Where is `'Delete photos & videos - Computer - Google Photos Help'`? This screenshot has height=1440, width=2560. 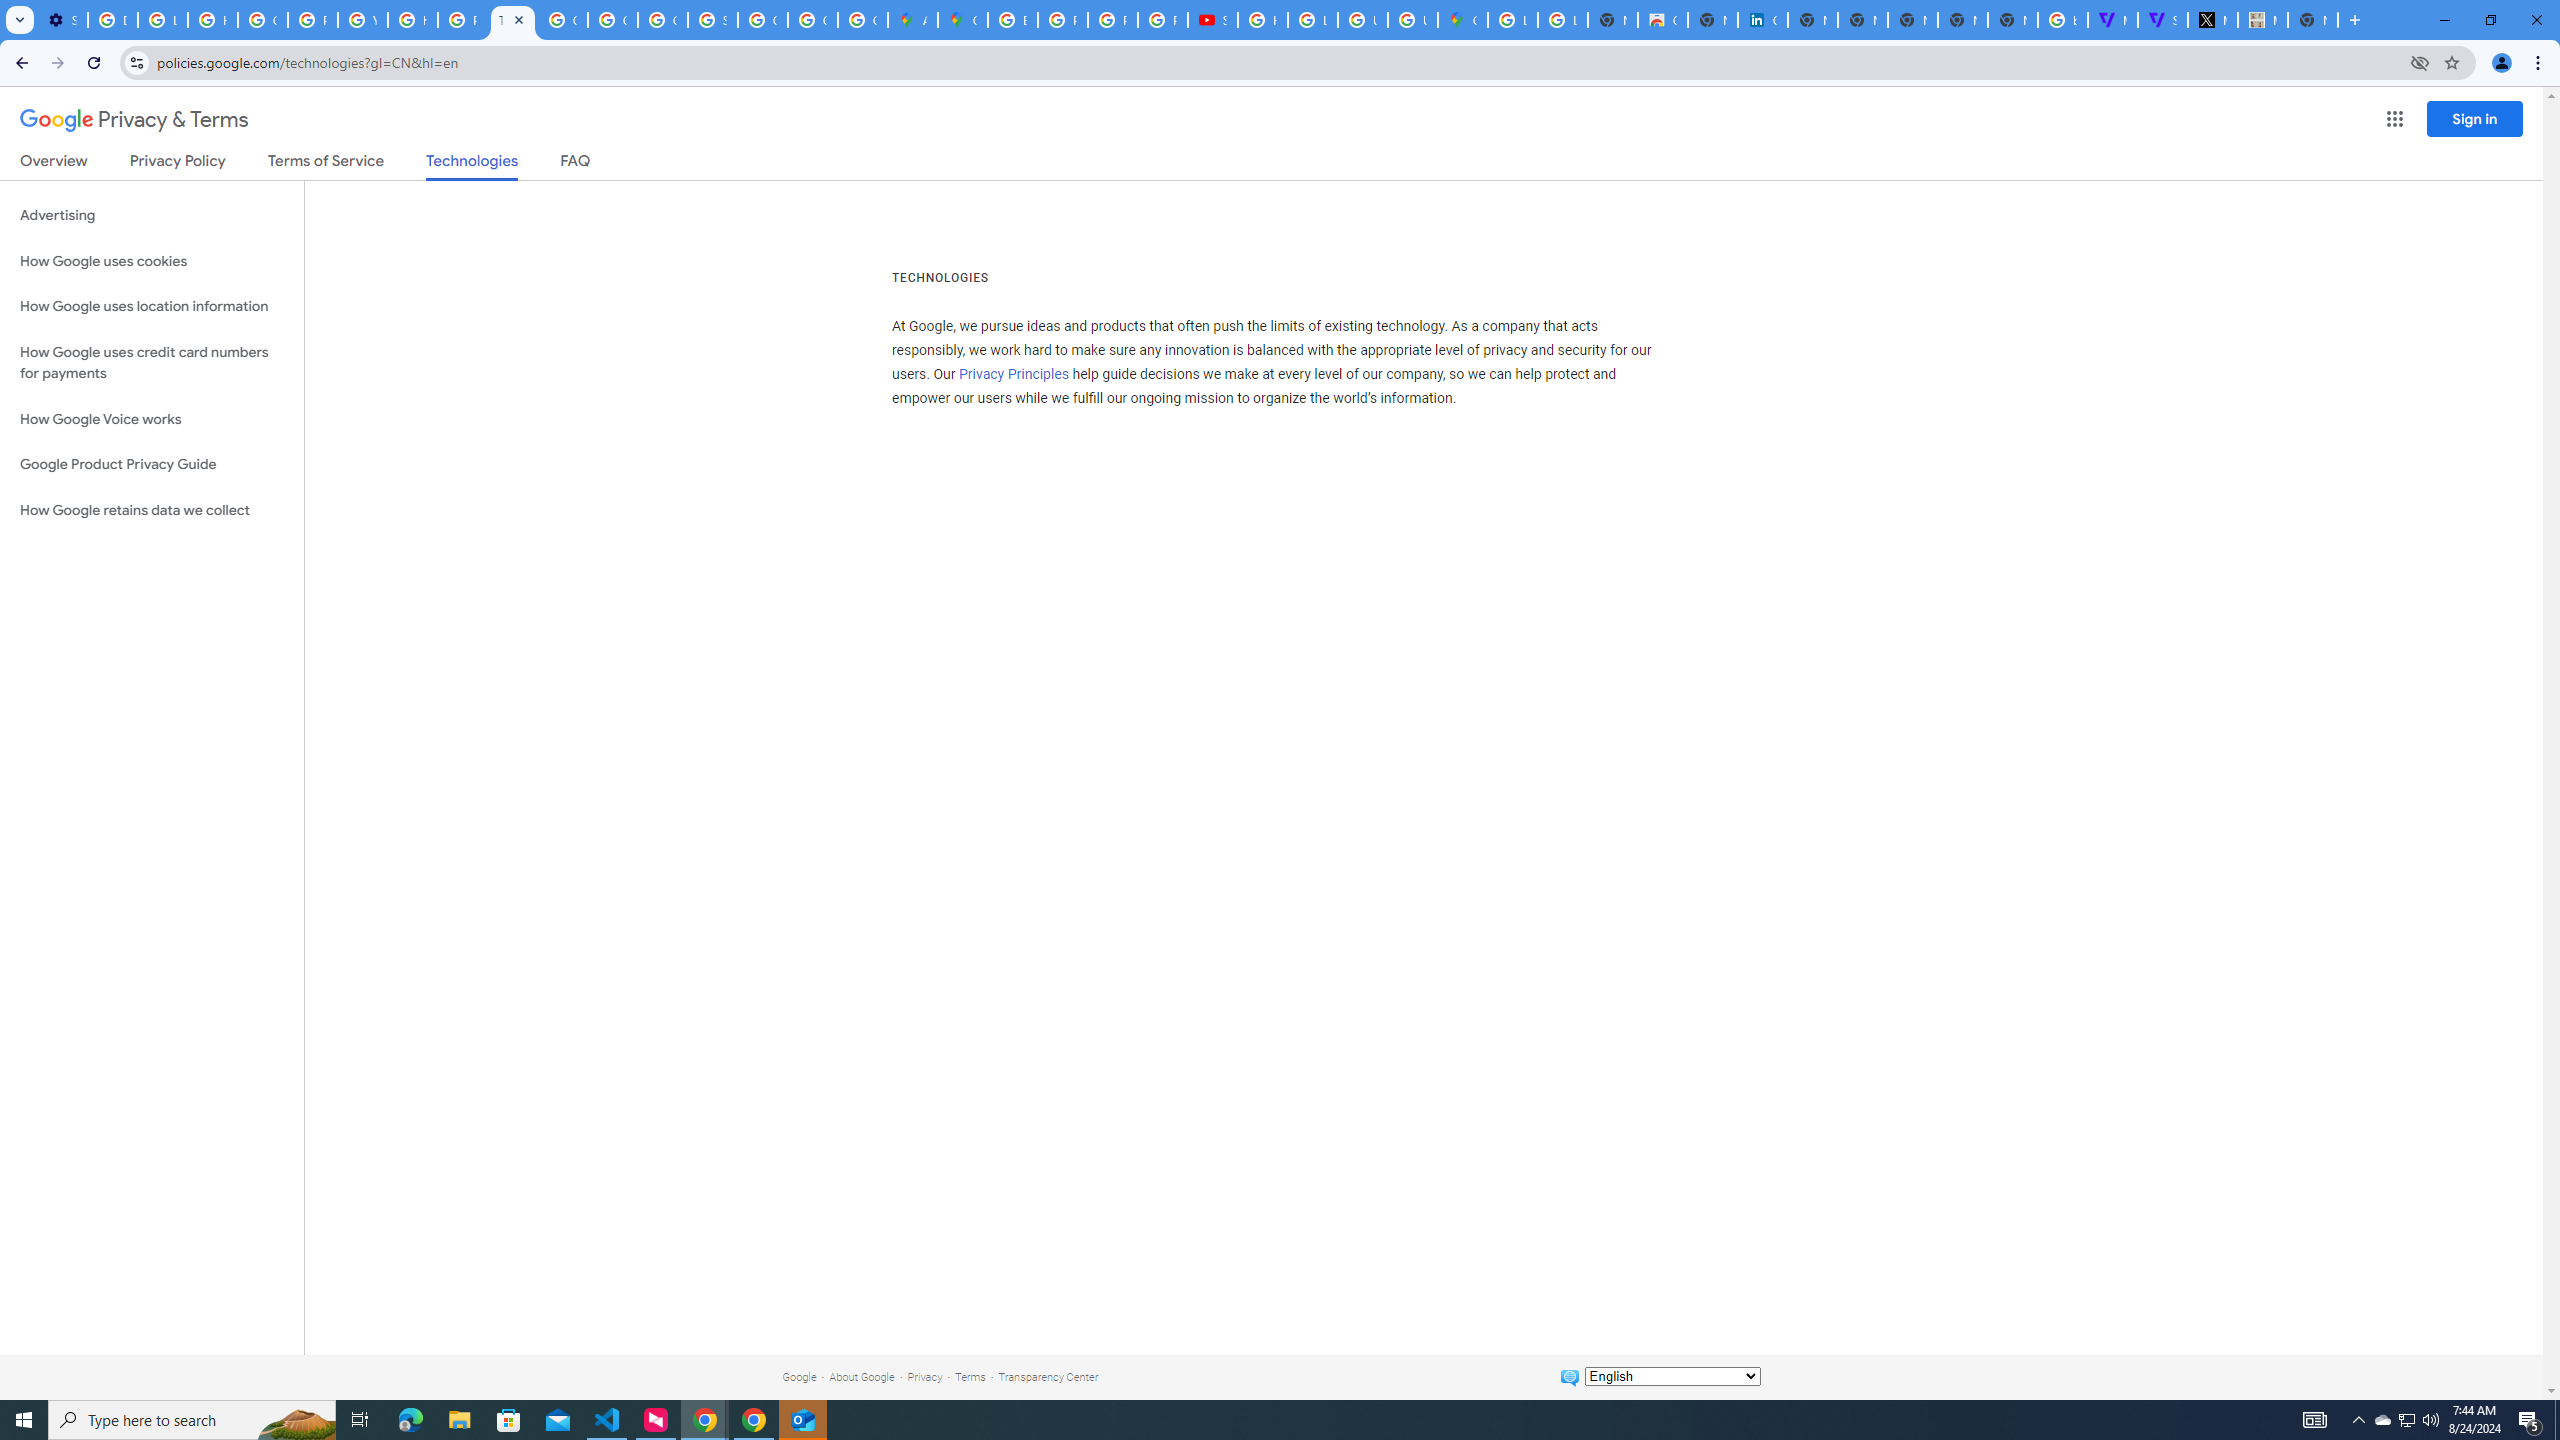 'Delete photos & videos - Computer - Google Photos Help' is located at coordinates (111, 19).